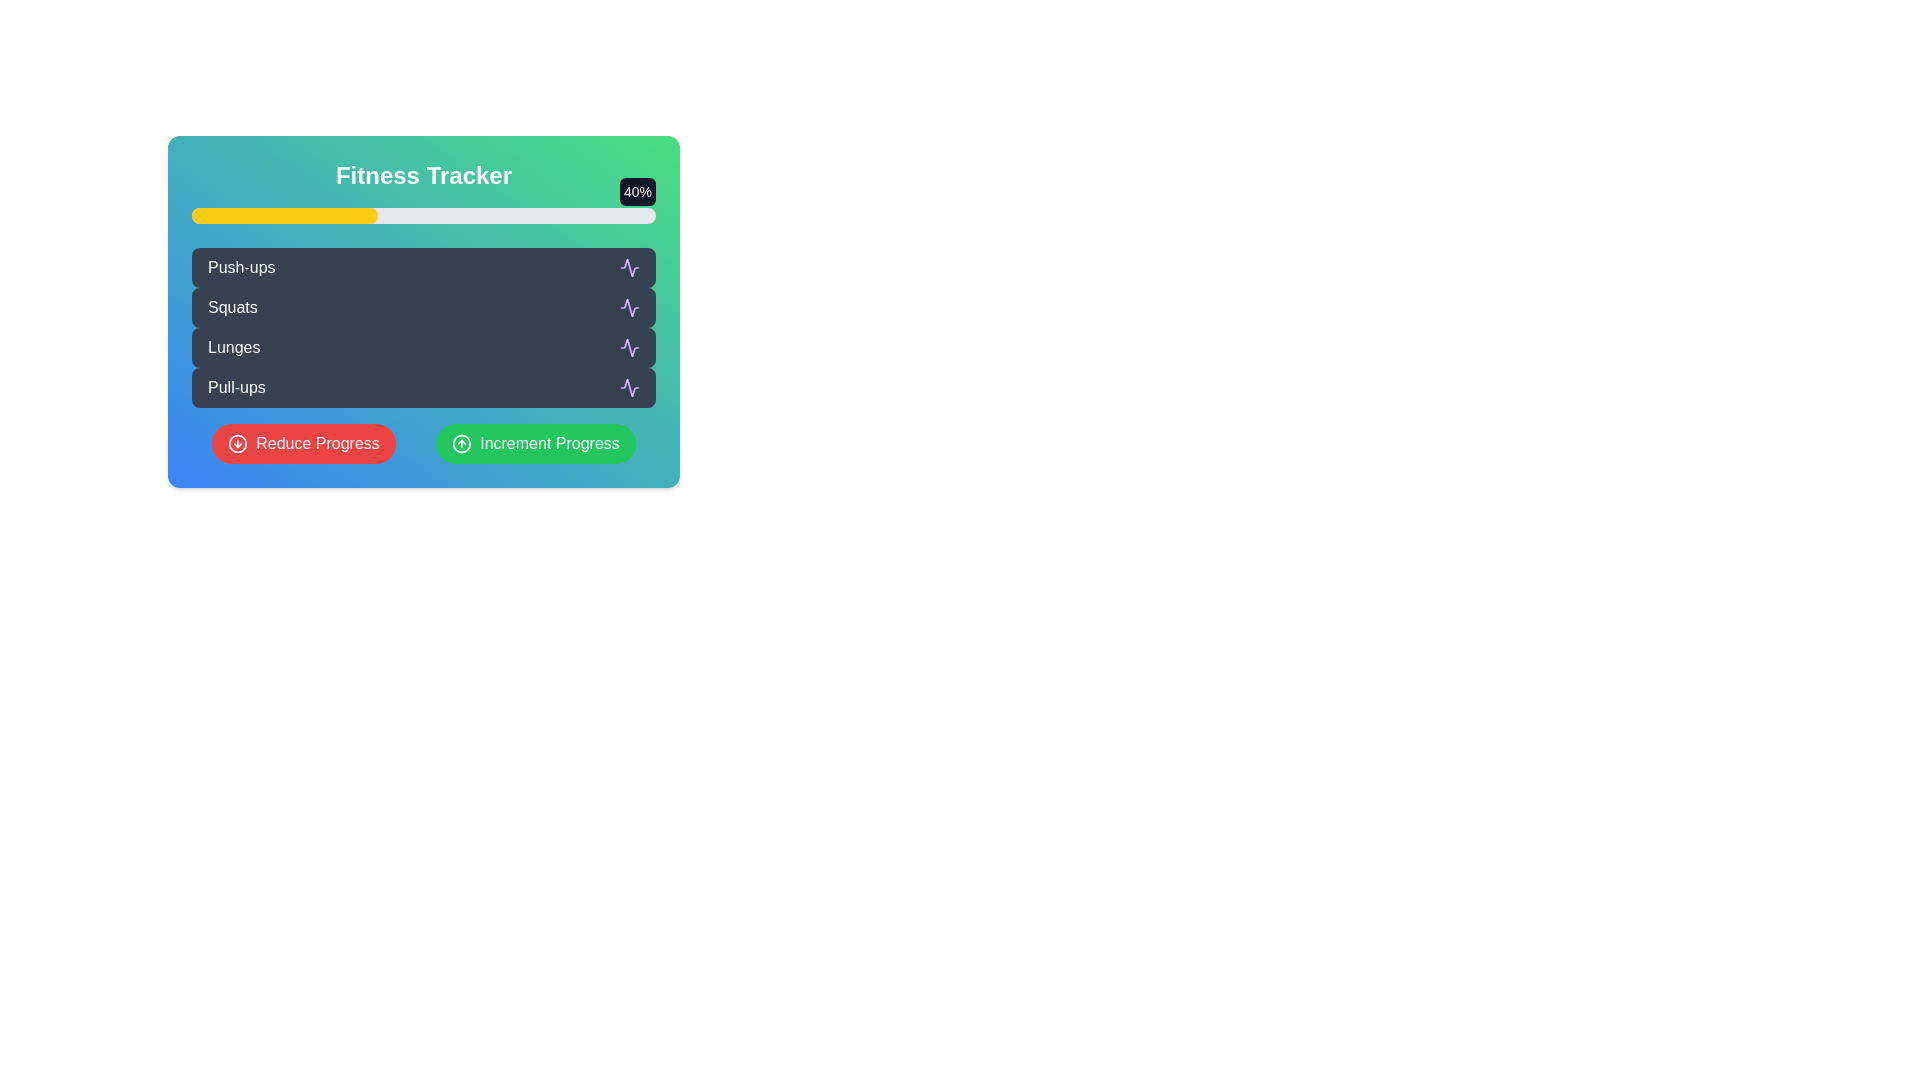  What do you see at coordinates (637, 192) in the screenshot?
I see `the tooltip-like label displaying '40%' with a dark background located at the top-right corner of the progress bar` at bounding box center [637, 192].